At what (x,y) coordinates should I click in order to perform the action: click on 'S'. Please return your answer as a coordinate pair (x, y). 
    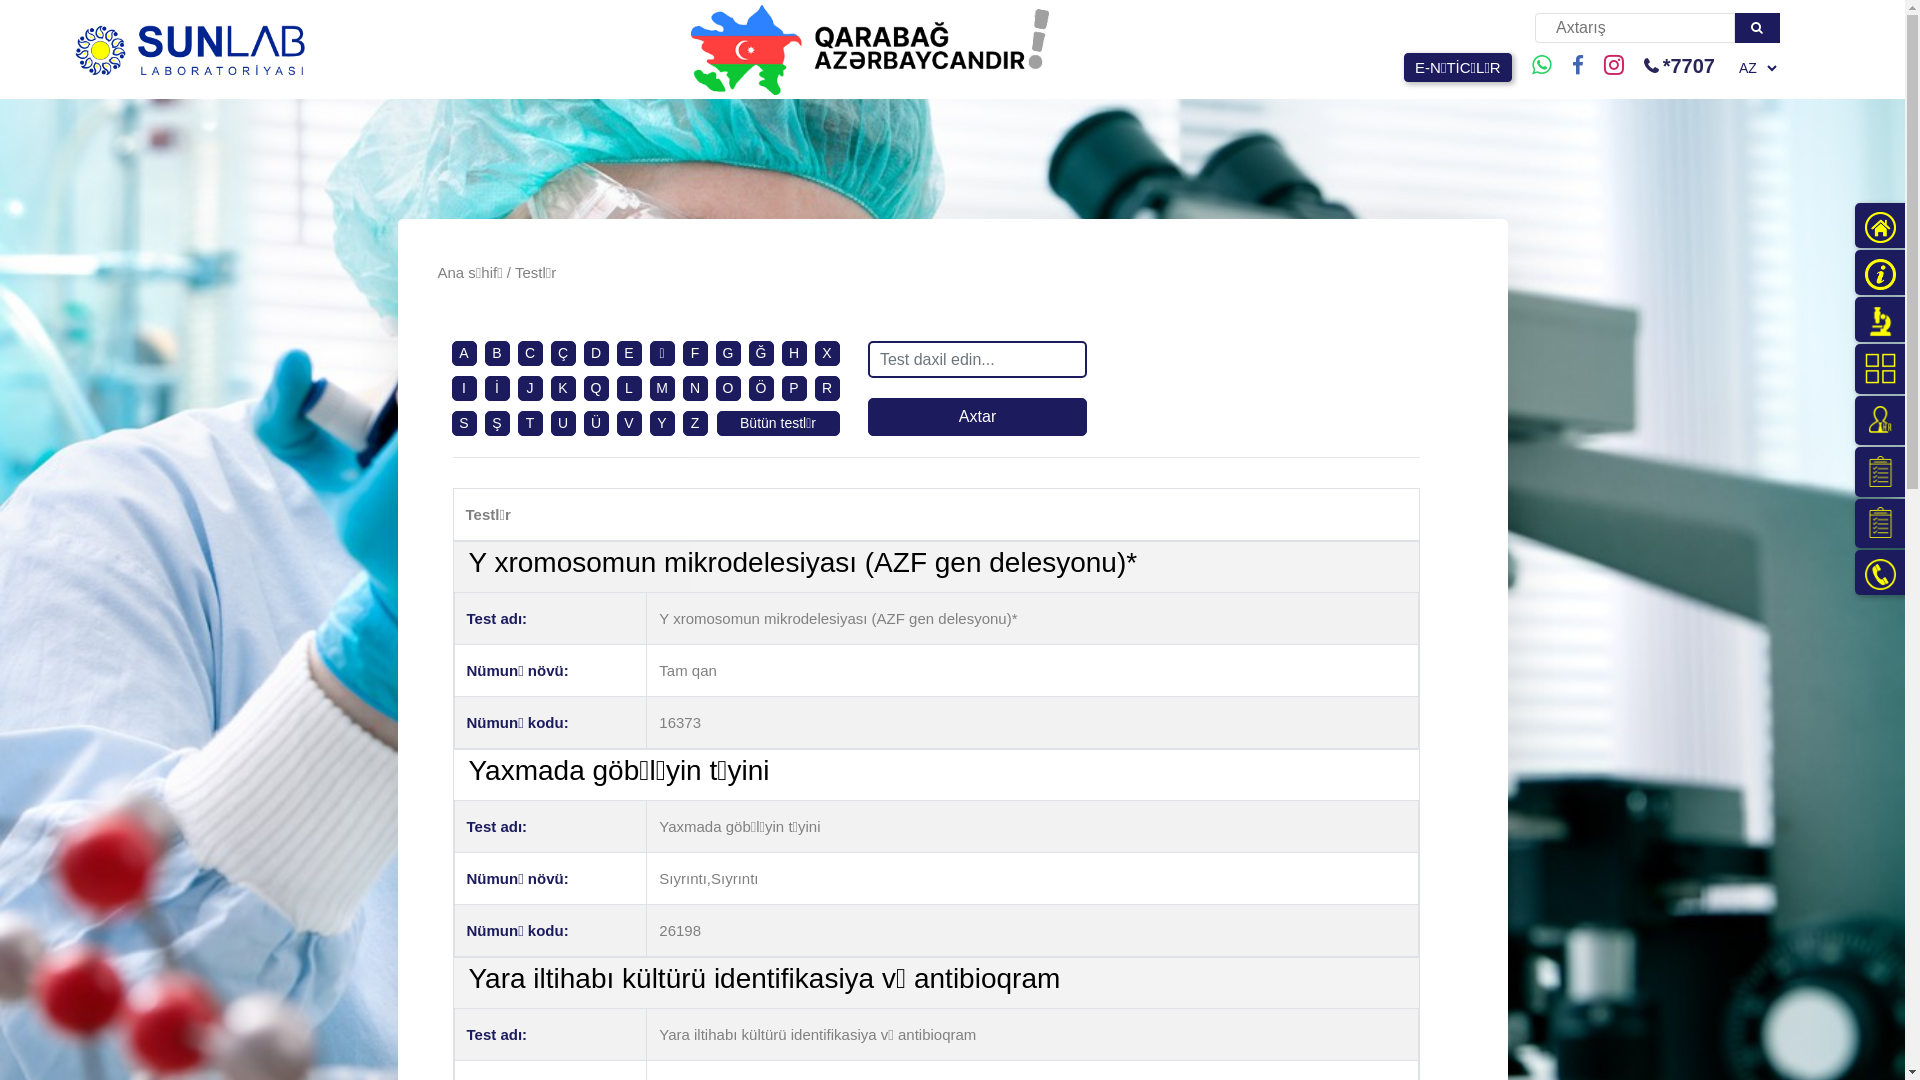
    Looking at the image, I should click on (462, 422).